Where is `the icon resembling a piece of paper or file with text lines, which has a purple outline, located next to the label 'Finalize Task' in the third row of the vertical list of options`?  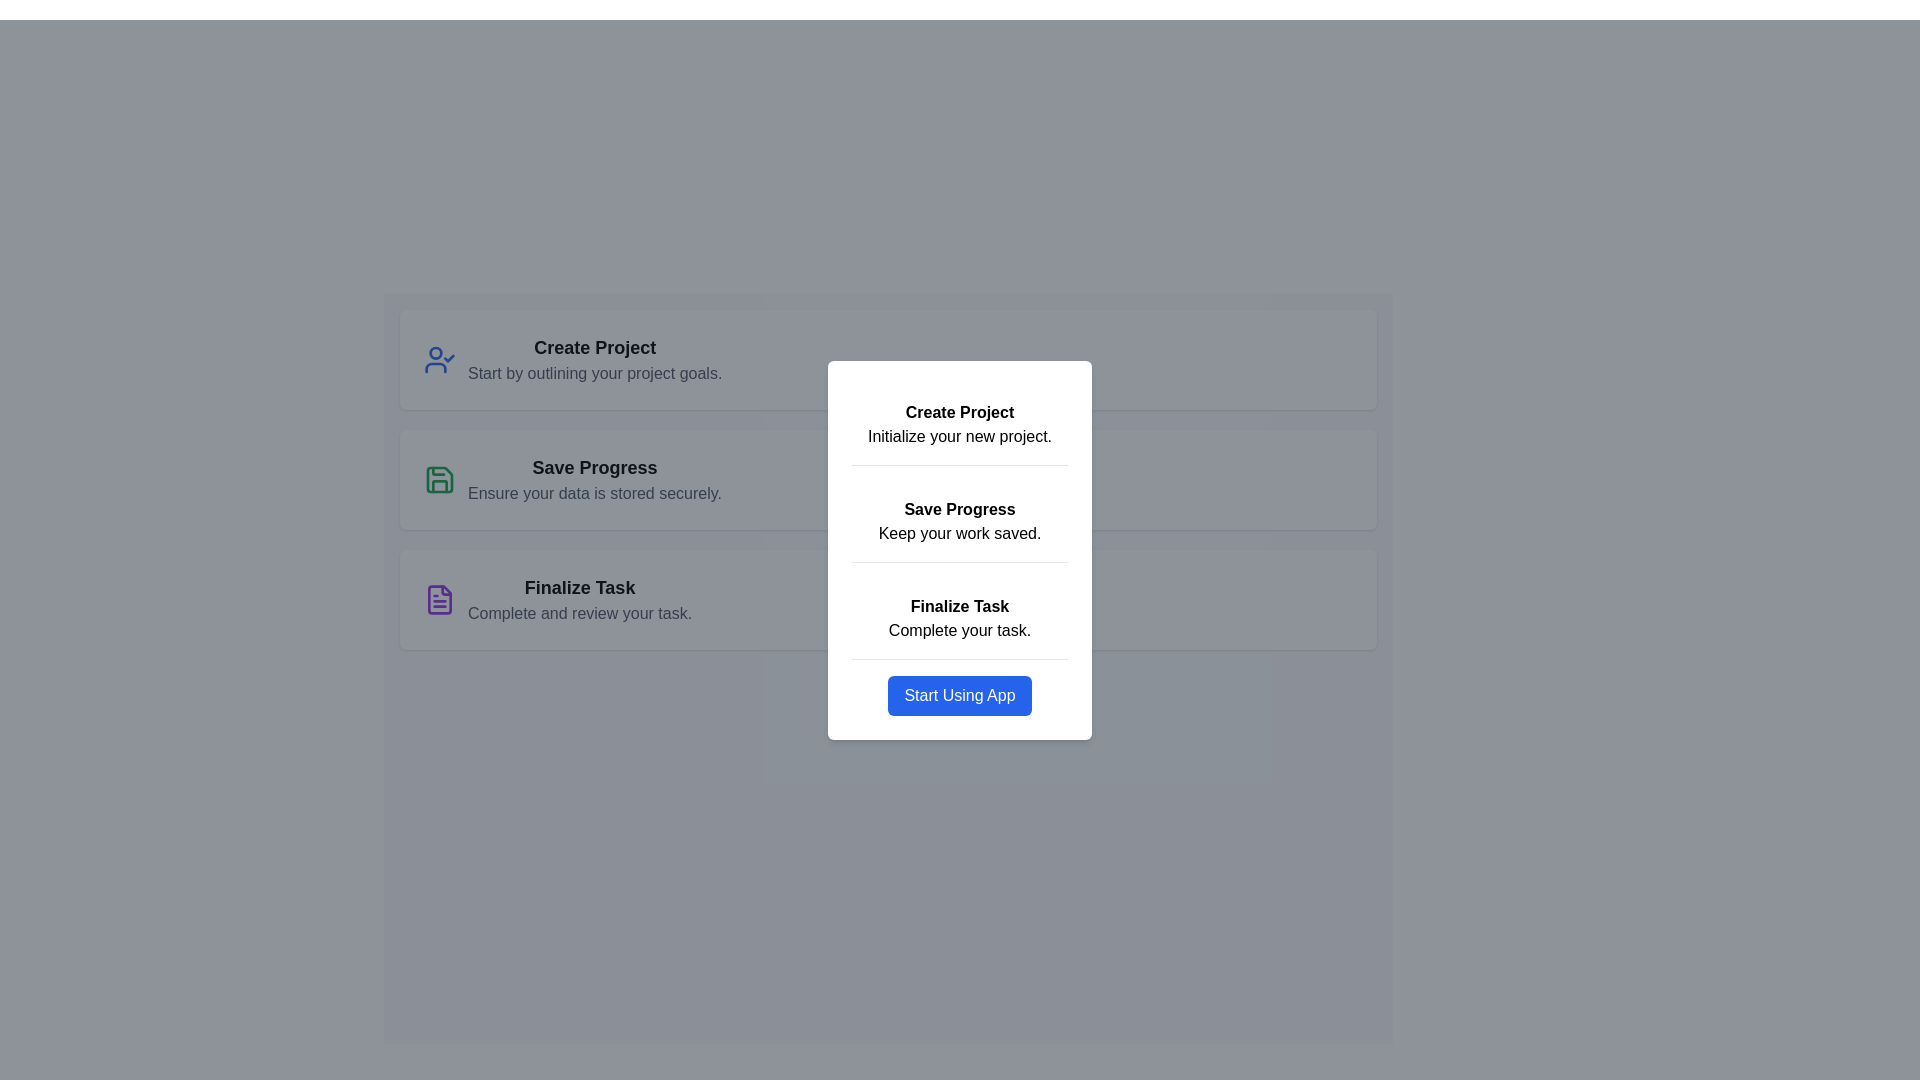
the icon resembling a piece of paper or file with text lines, which has a purple outline, located next to the label 'Finalize Task' in the third row of the vertical list of options is located at coordinates (439, 599).